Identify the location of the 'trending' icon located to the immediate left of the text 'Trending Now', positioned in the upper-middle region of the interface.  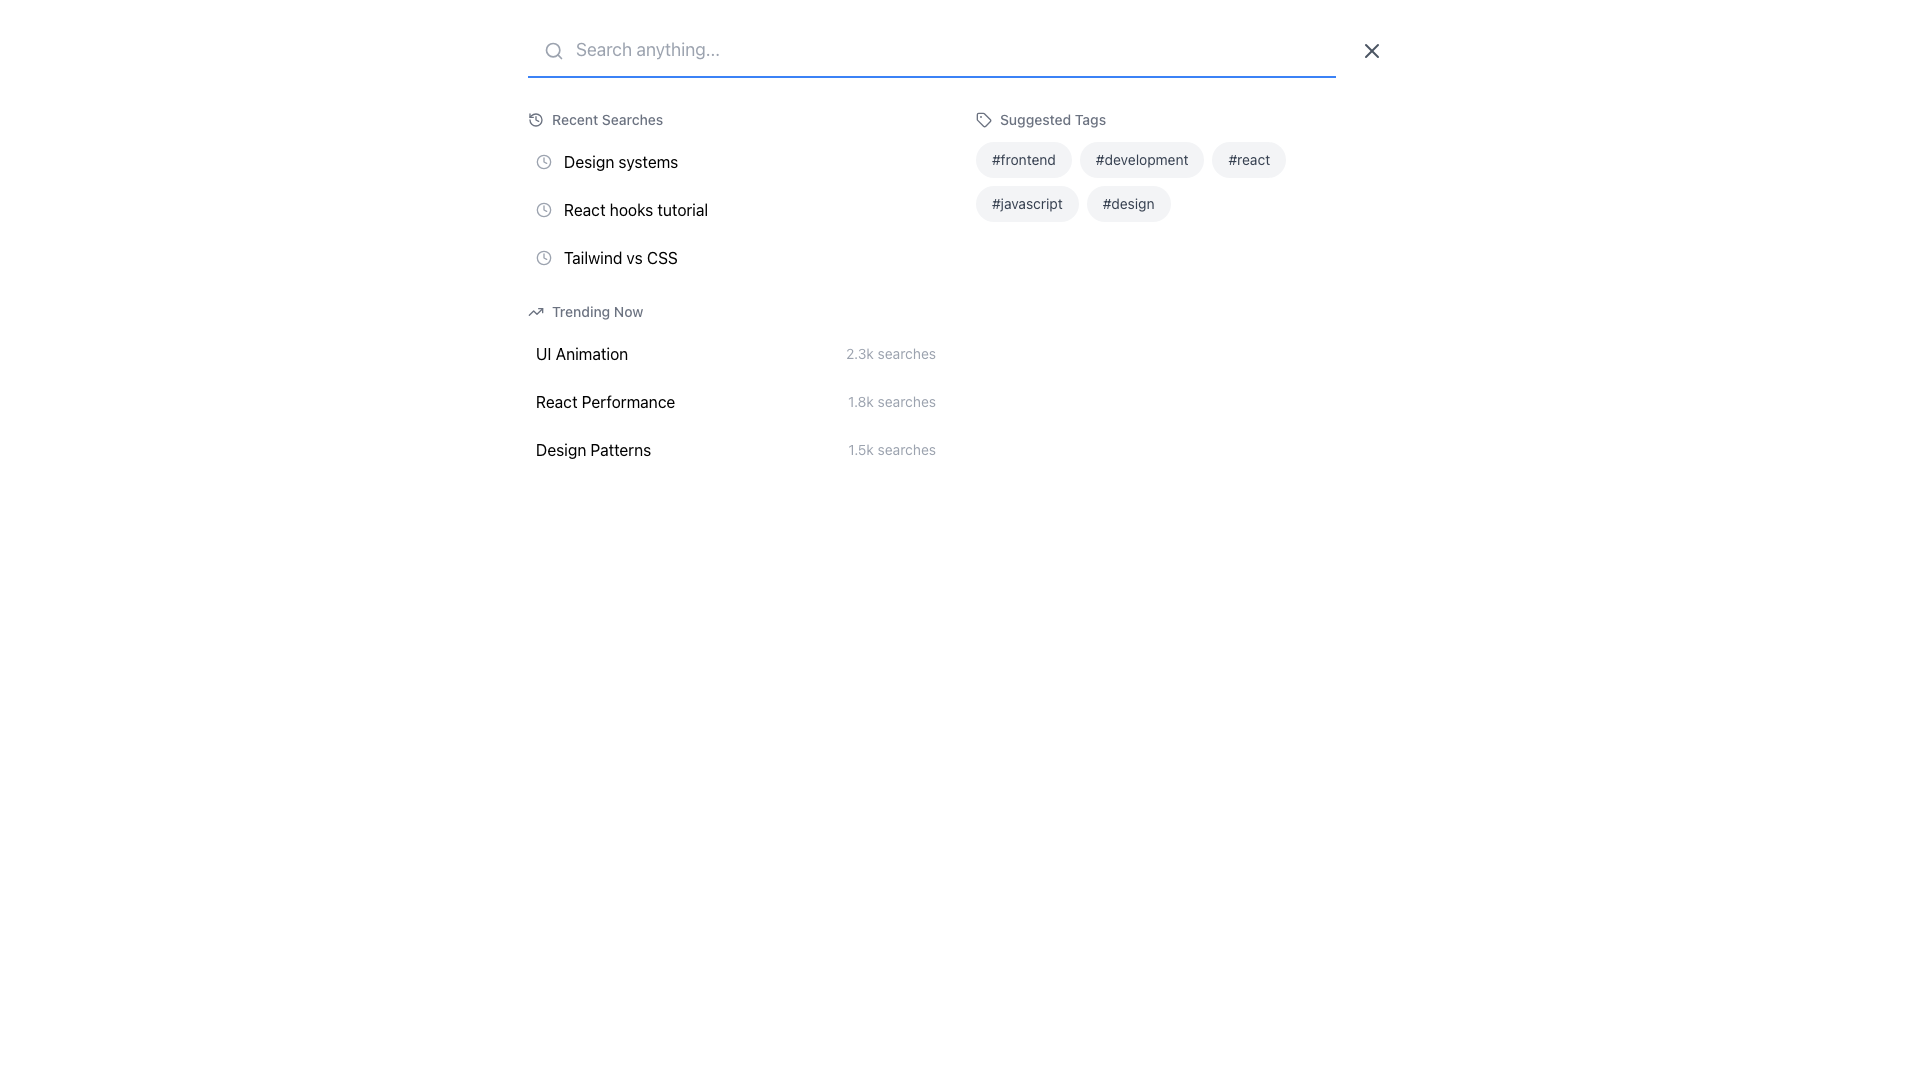
(536, 312).